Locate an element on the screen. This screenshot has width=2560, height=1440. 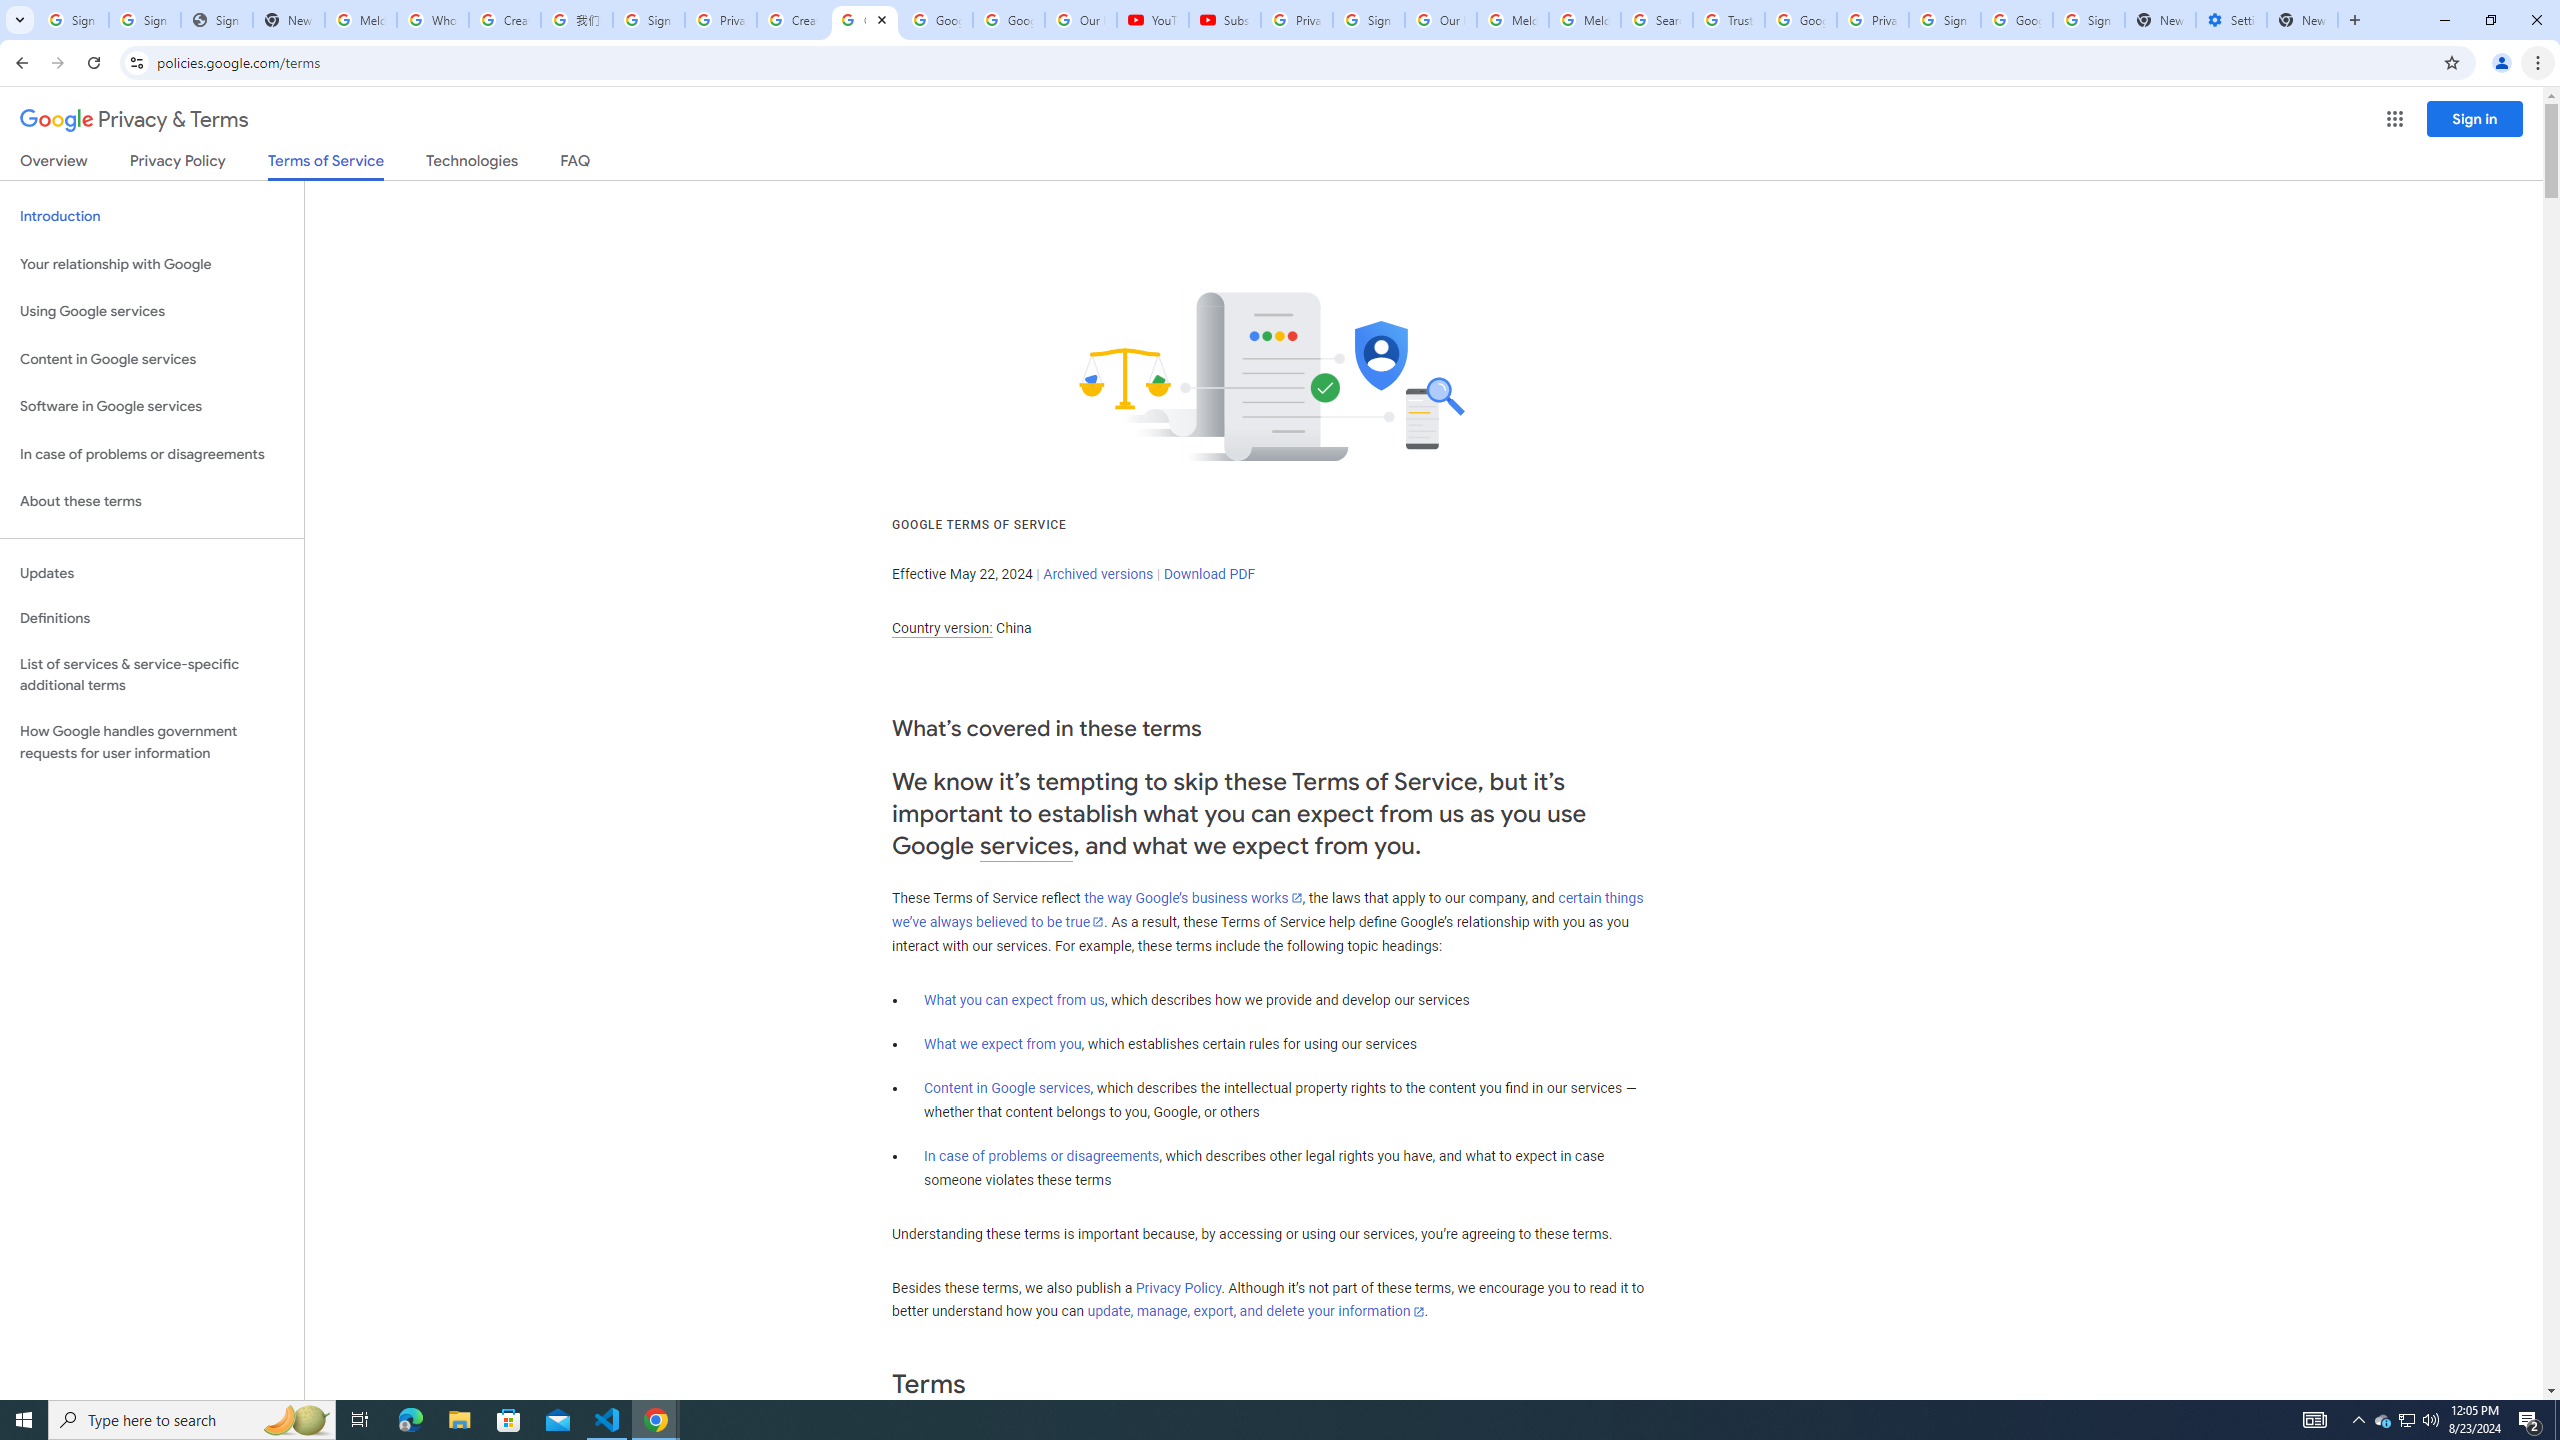
'services' is located at coordinates (1026, 846).